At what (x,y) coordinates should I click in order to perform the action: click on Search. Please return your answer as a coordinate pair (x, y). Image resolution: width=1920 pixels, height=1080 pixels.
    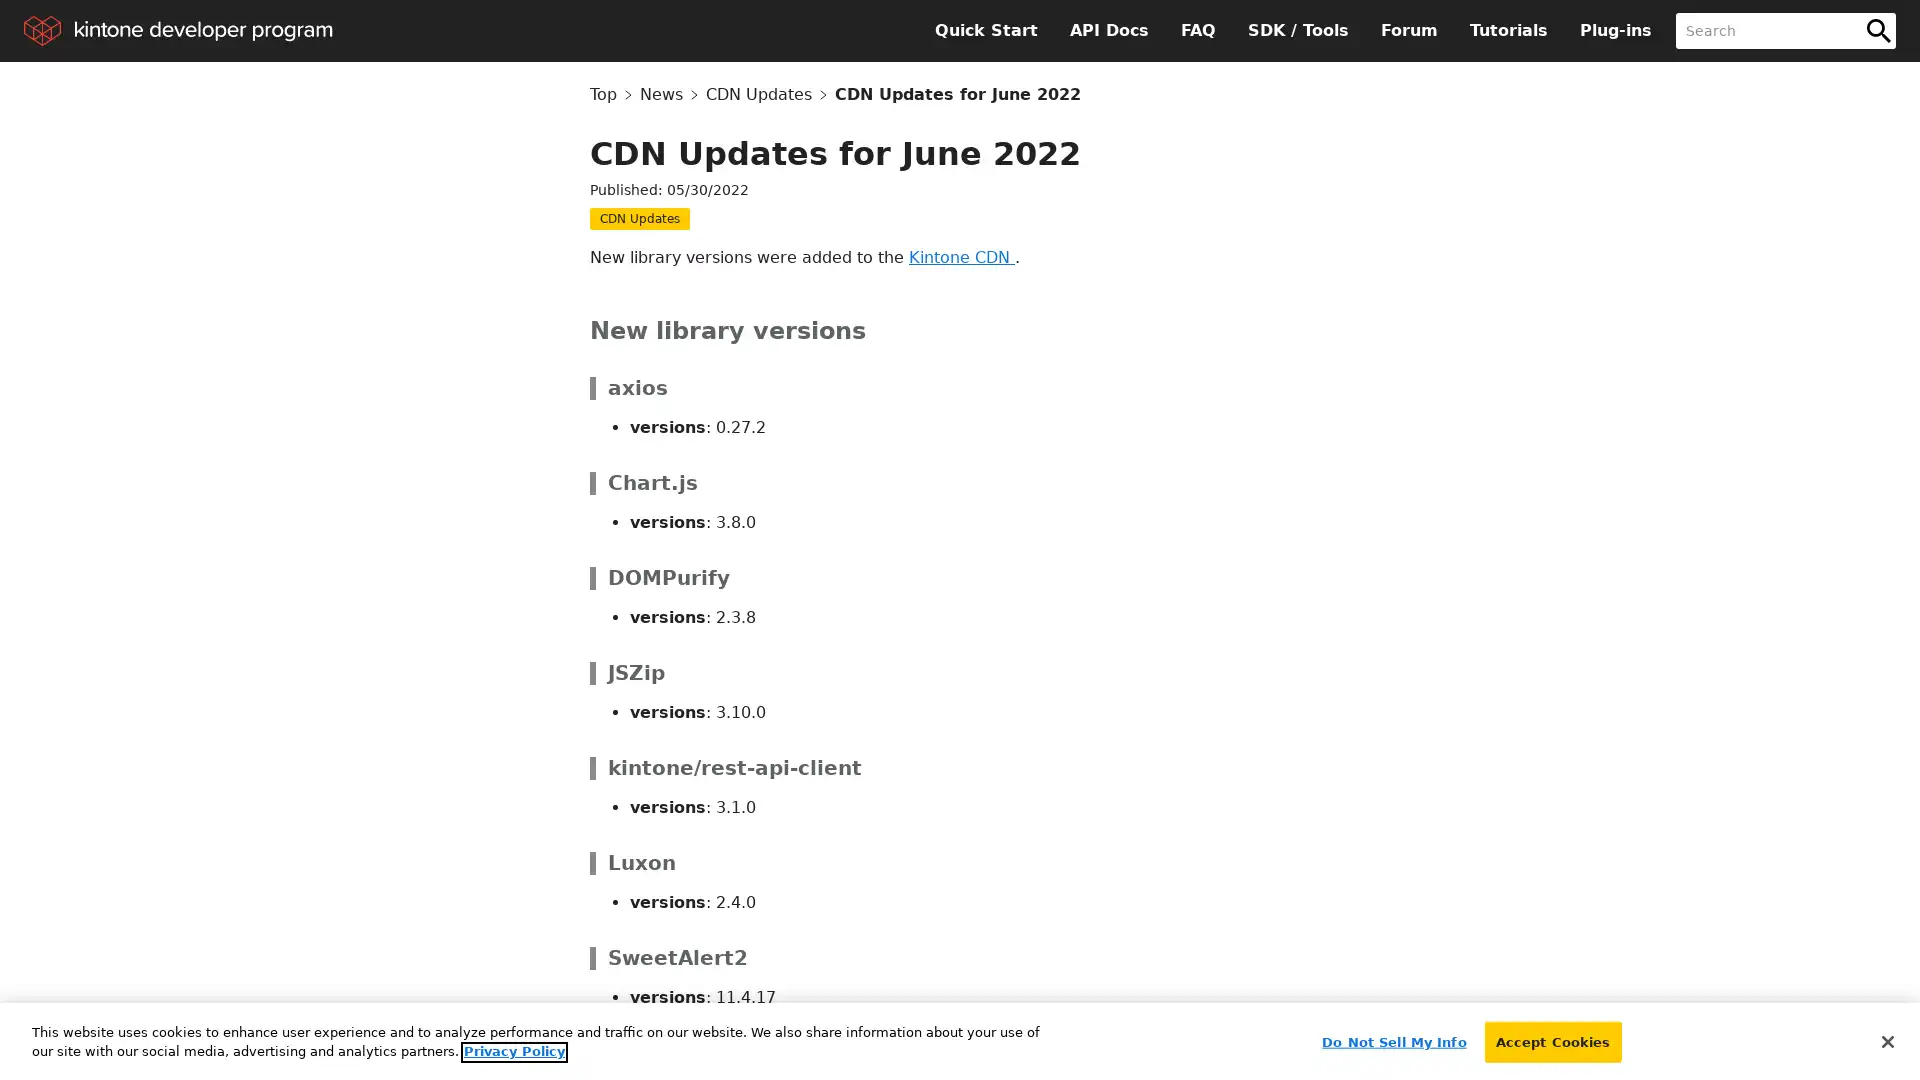
    Looking at the image, I should click on (1877, 30).